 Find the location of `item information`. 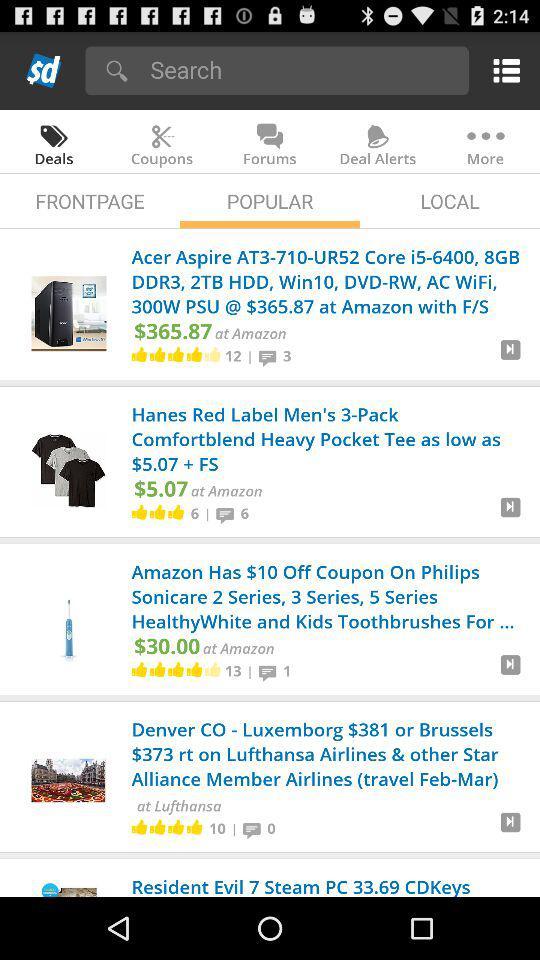

item information is located at coordinates (510, 514).